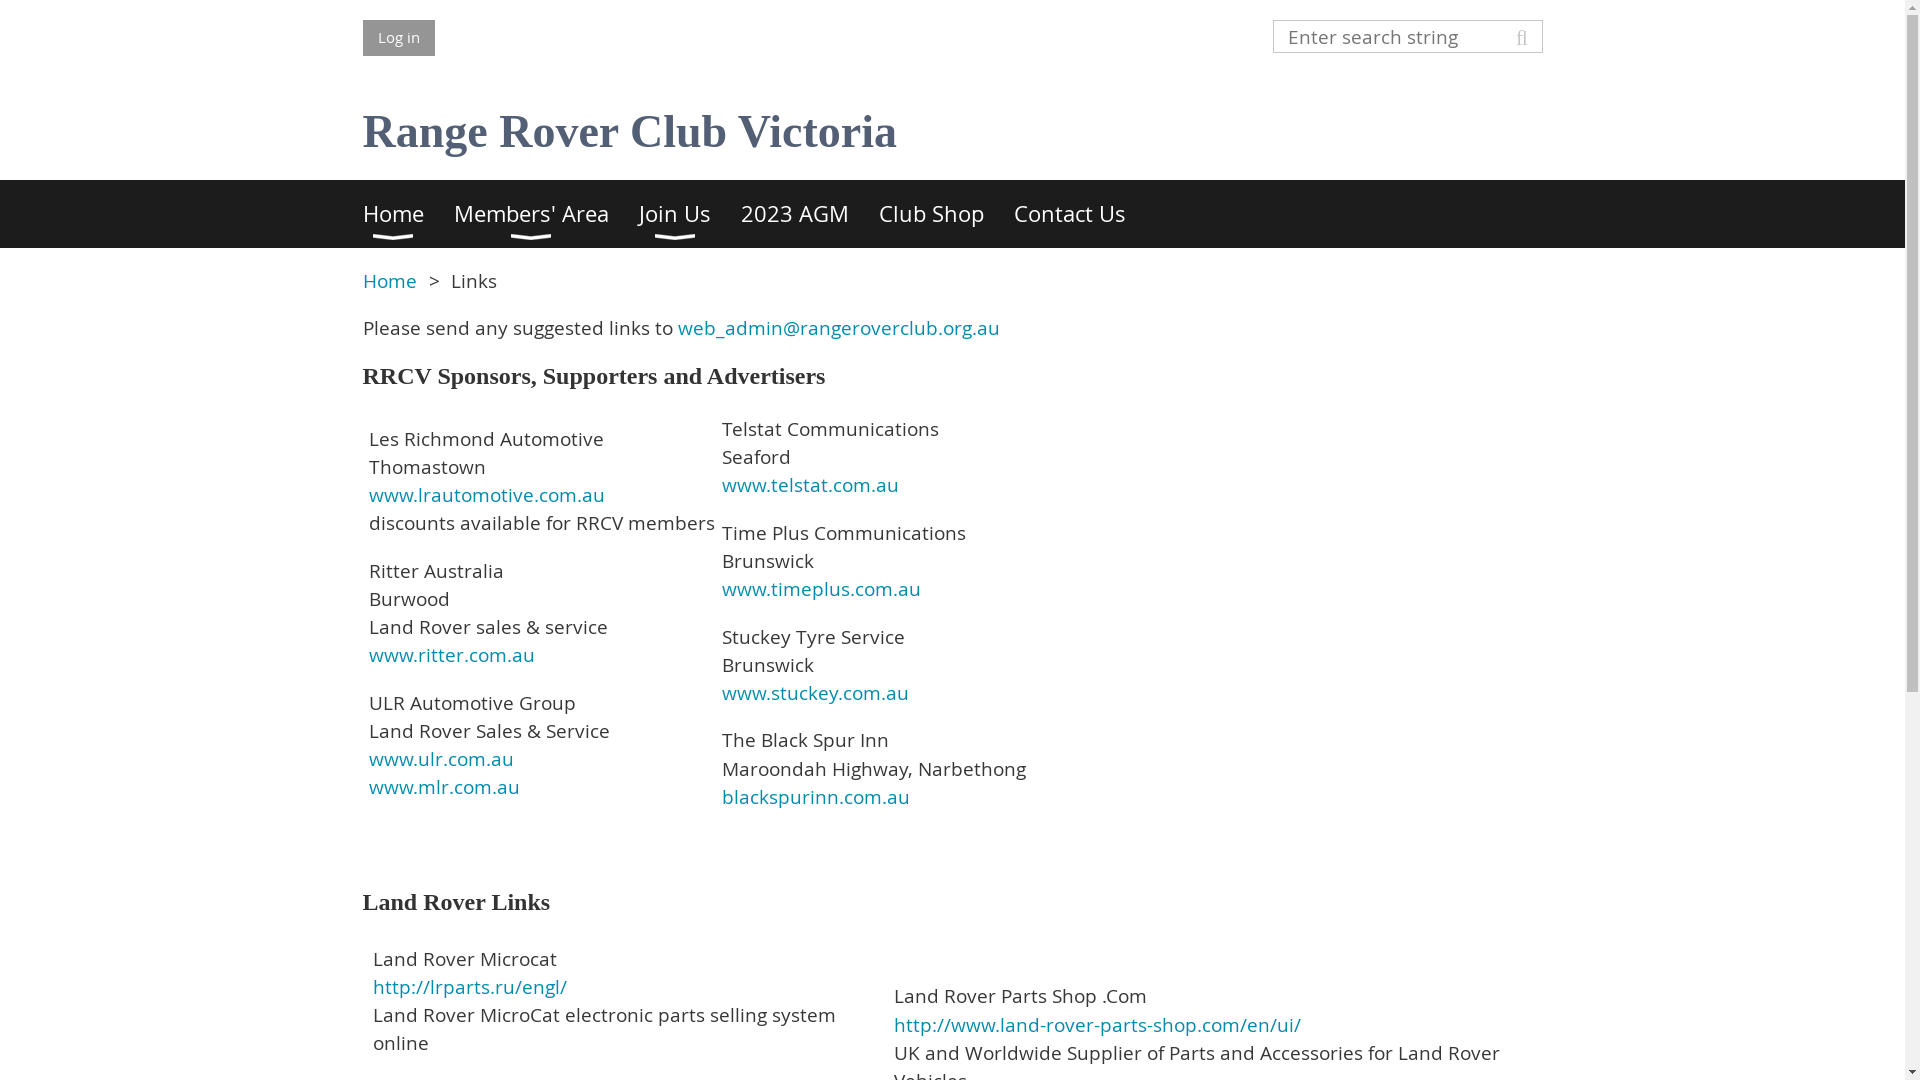 This screenshot has width=1920, height=1080. I want to click on 'Log in', so click(361, 38).